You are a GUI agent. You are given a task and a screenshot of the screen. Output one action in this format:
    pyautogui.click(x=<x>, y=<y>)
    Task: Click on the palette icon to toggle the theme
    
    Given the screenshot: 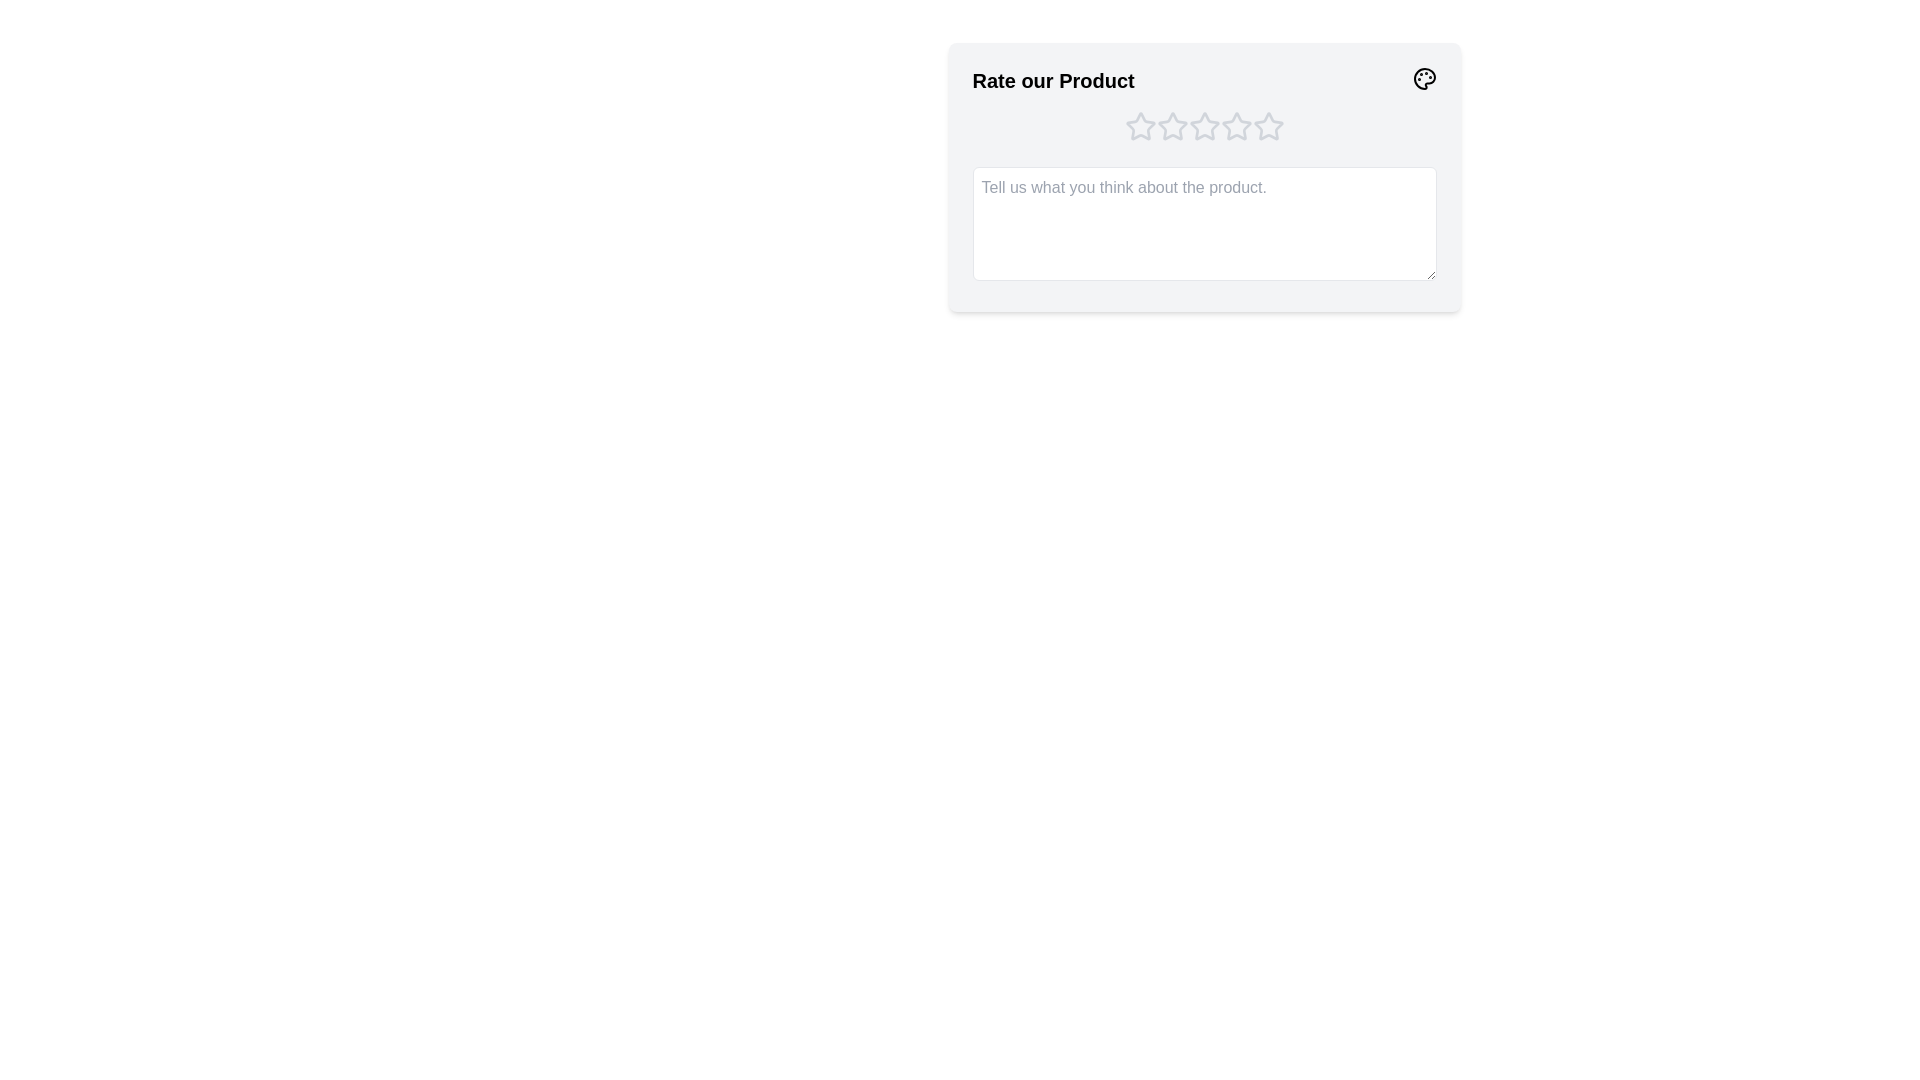 What is the action you would take?
    pyautogui.click(x=1423, y=77)
    